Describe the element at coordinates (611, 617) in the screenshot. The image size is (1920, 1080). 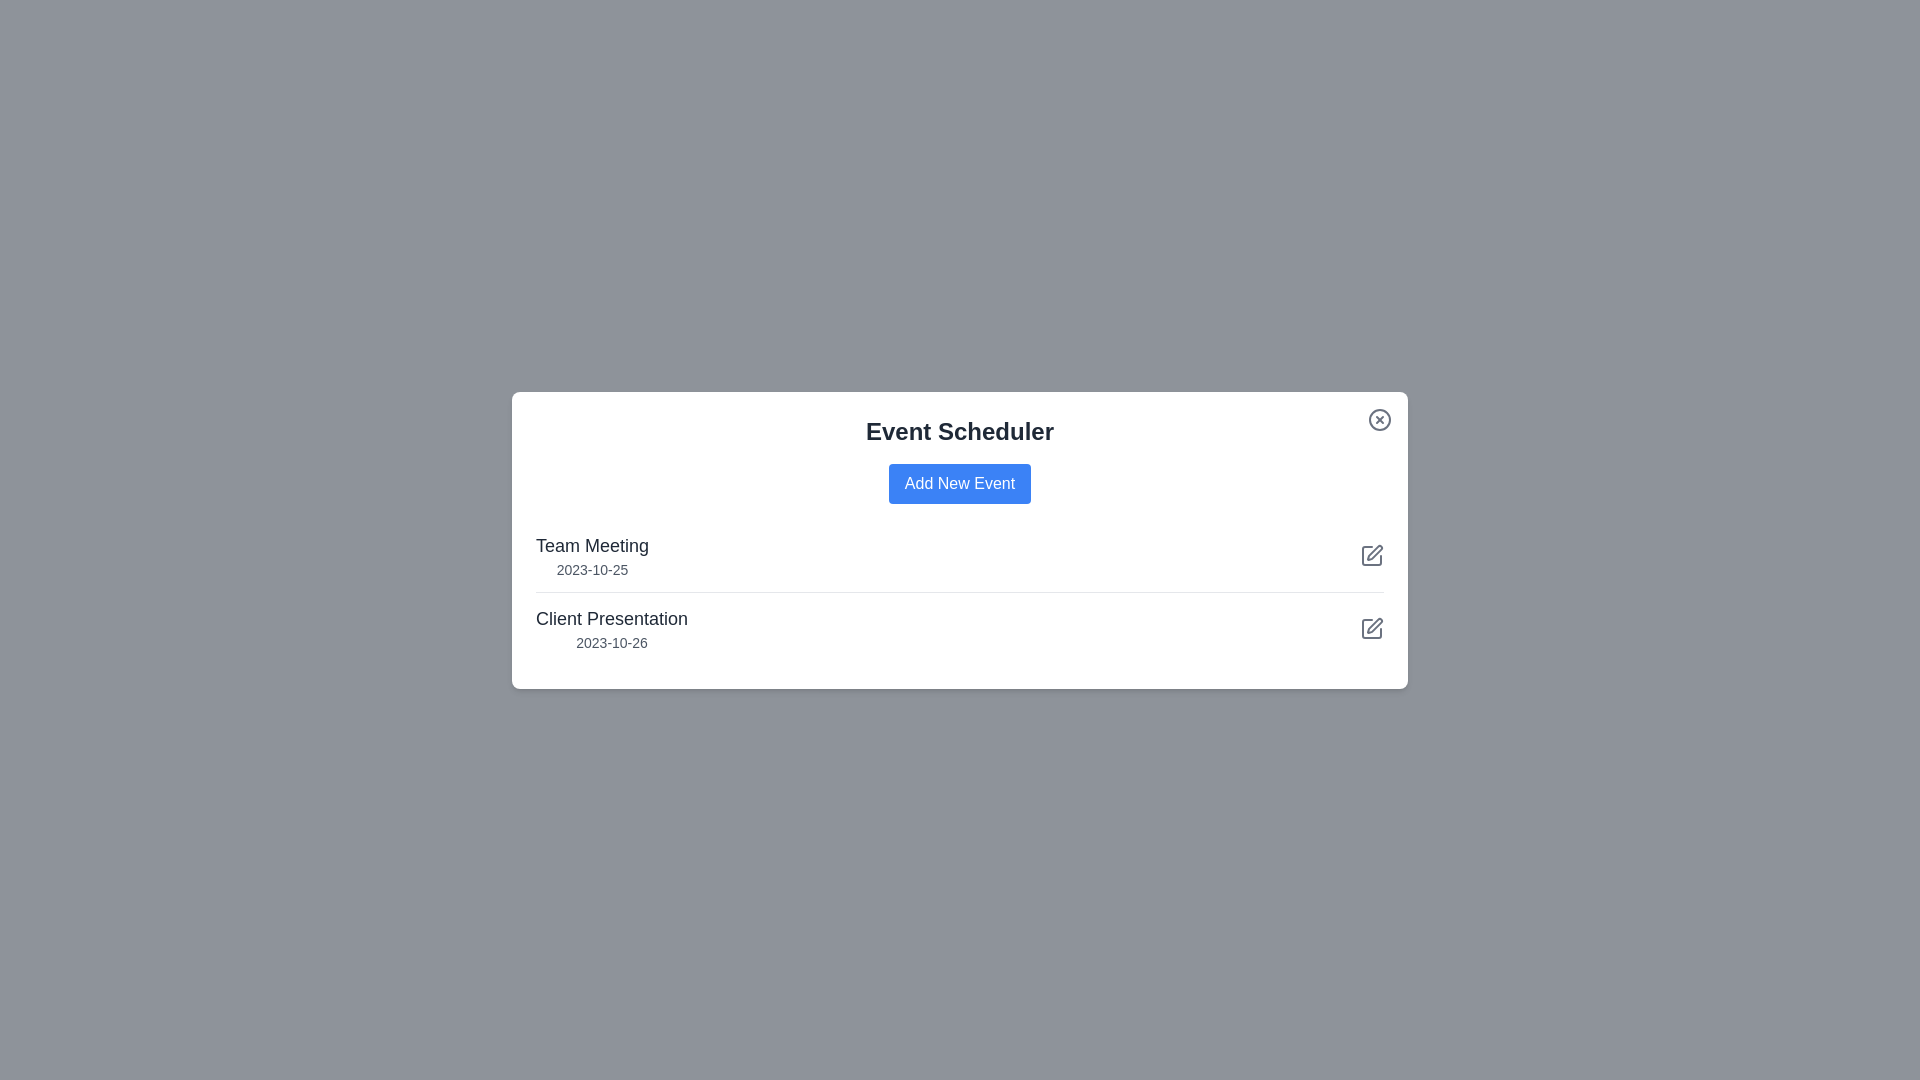
I see `the Static Text Label that indicates the title of the event in the scheduling application, positioned above the date '2023-10-26'` at that location.